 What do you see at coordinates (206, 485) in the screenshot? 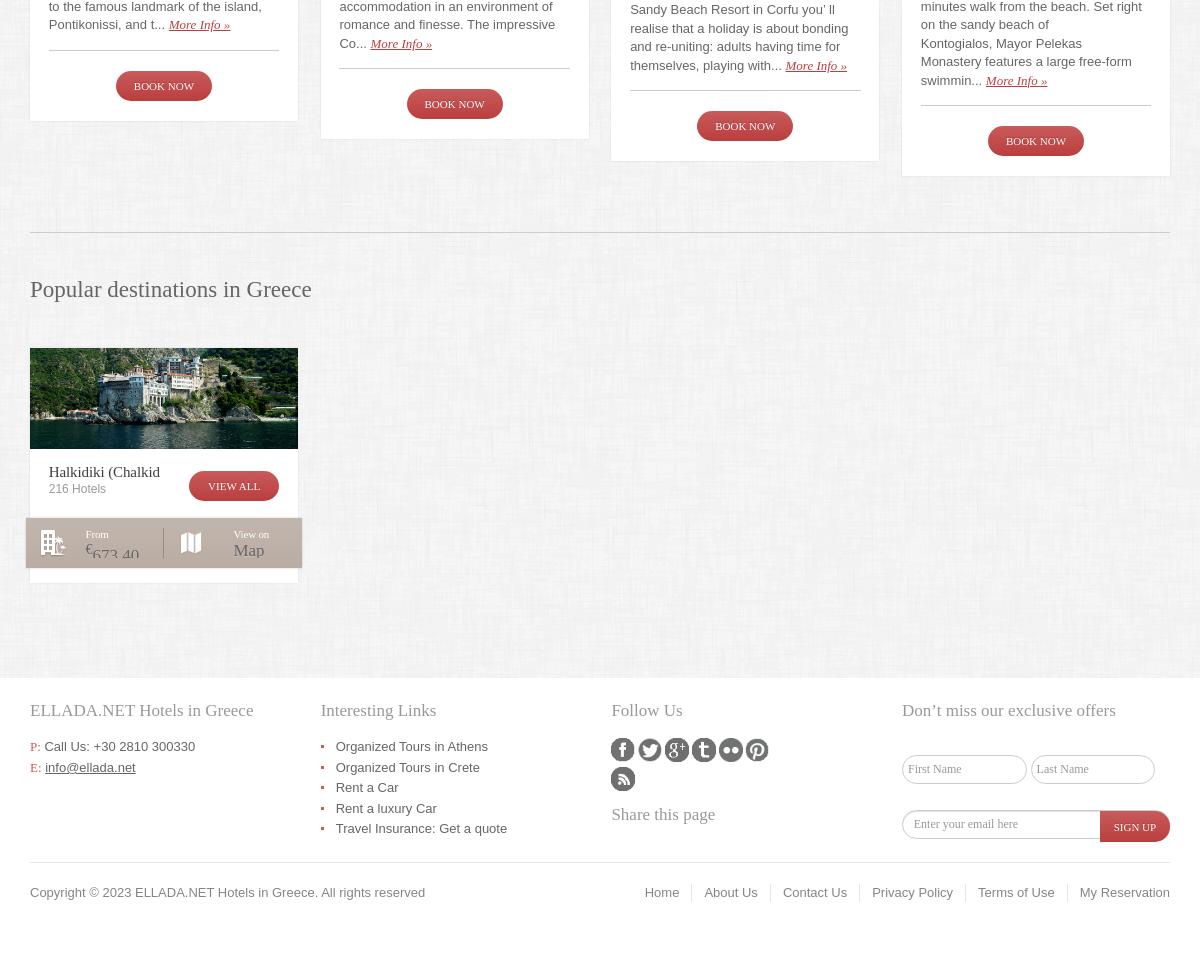
I see `'View all'` at bounding box center [206, 485].